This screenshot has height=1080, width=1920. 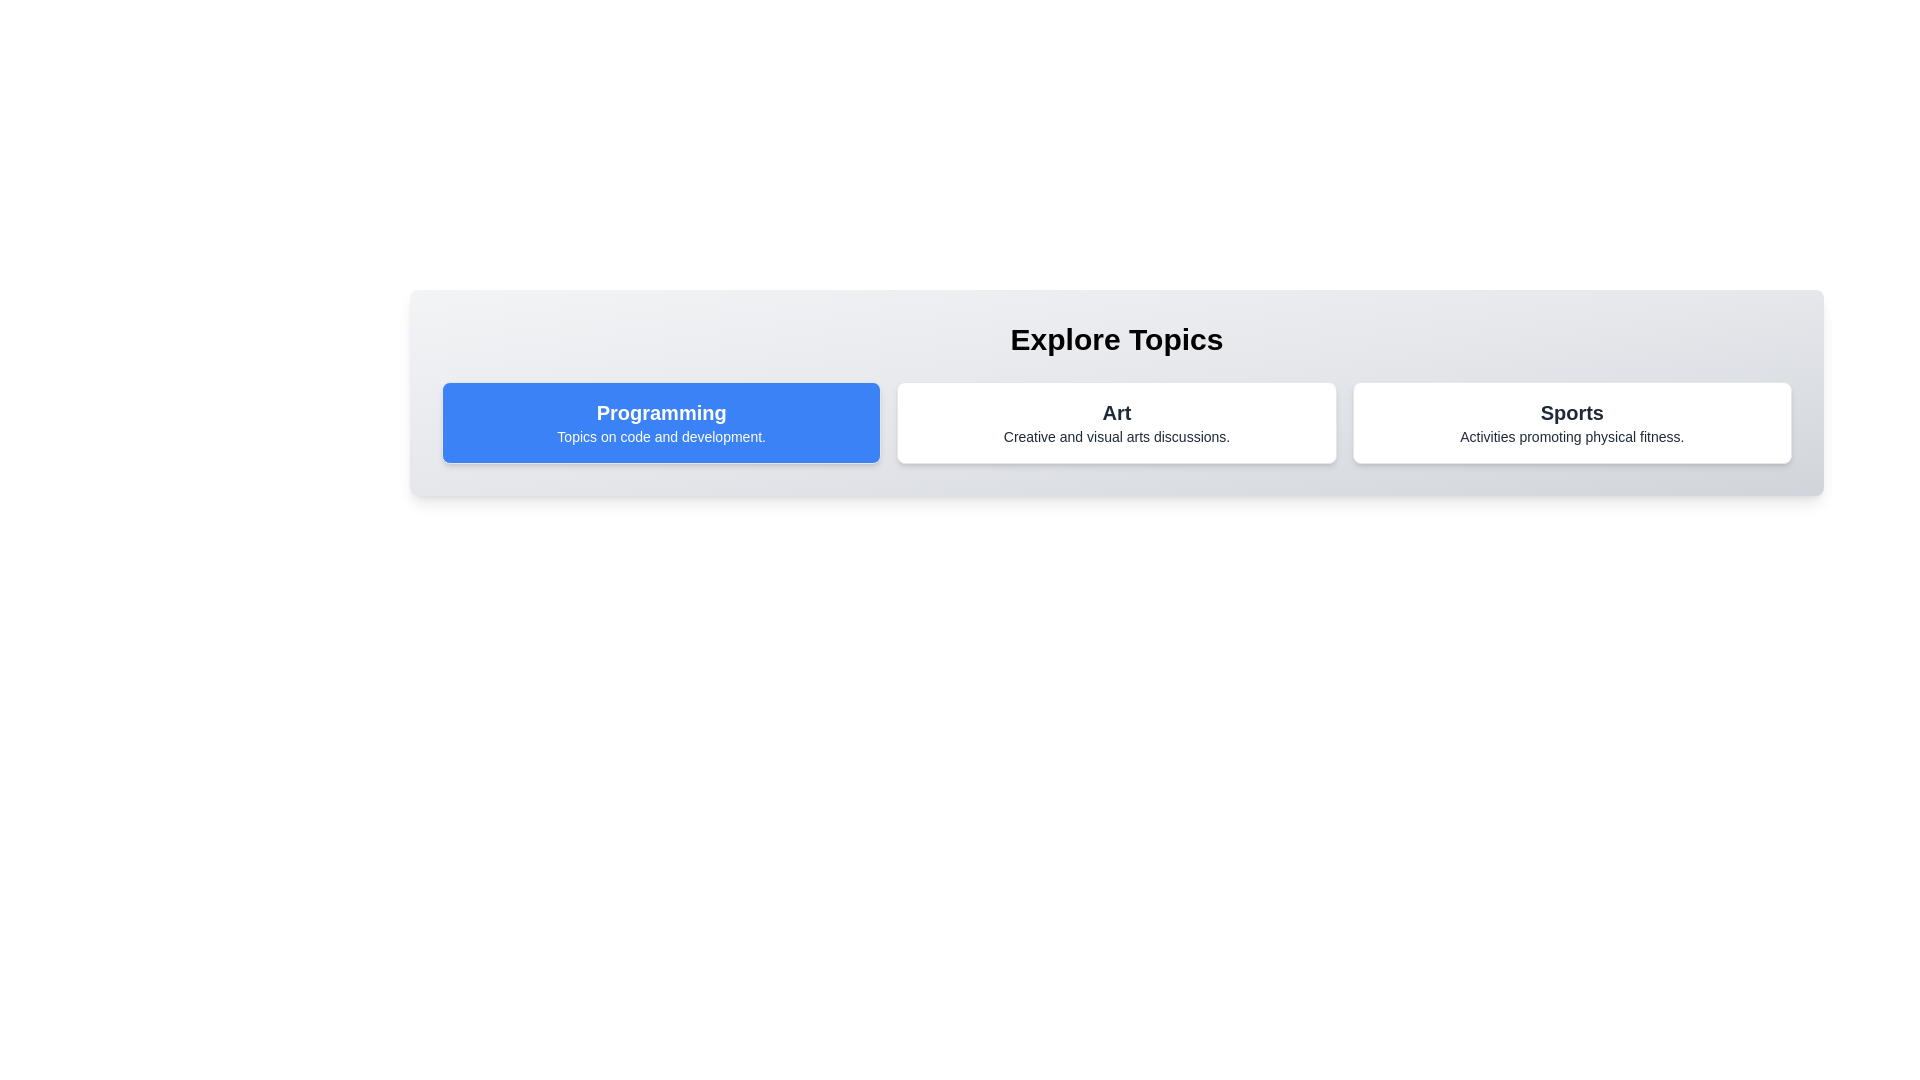 What do you see at coordinates (1116, 422) in the screenshot?
I see `the topic card labeled 'Art' to see the hover effect` at bounding box center [1116, 422].